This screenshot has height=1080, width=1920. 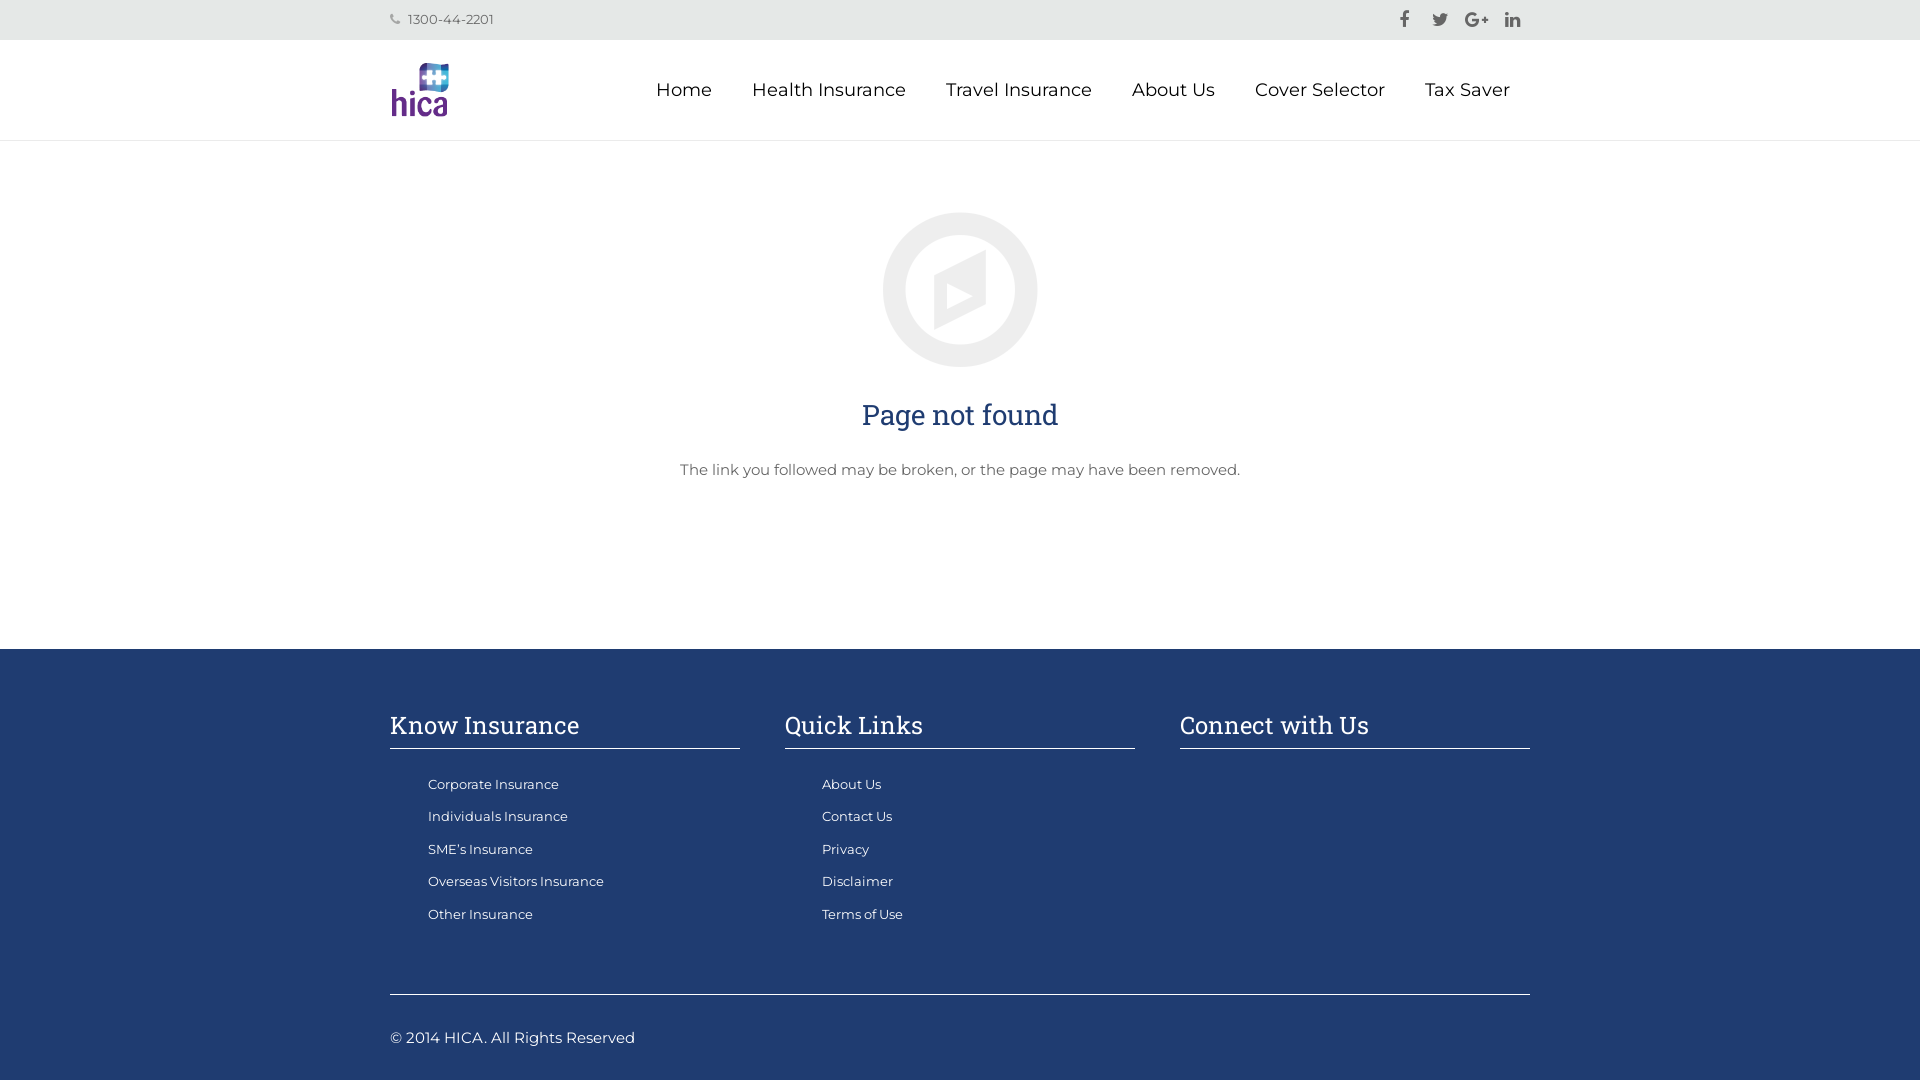 I want to click on 'Health Insurance', so click(x=829, y=88).